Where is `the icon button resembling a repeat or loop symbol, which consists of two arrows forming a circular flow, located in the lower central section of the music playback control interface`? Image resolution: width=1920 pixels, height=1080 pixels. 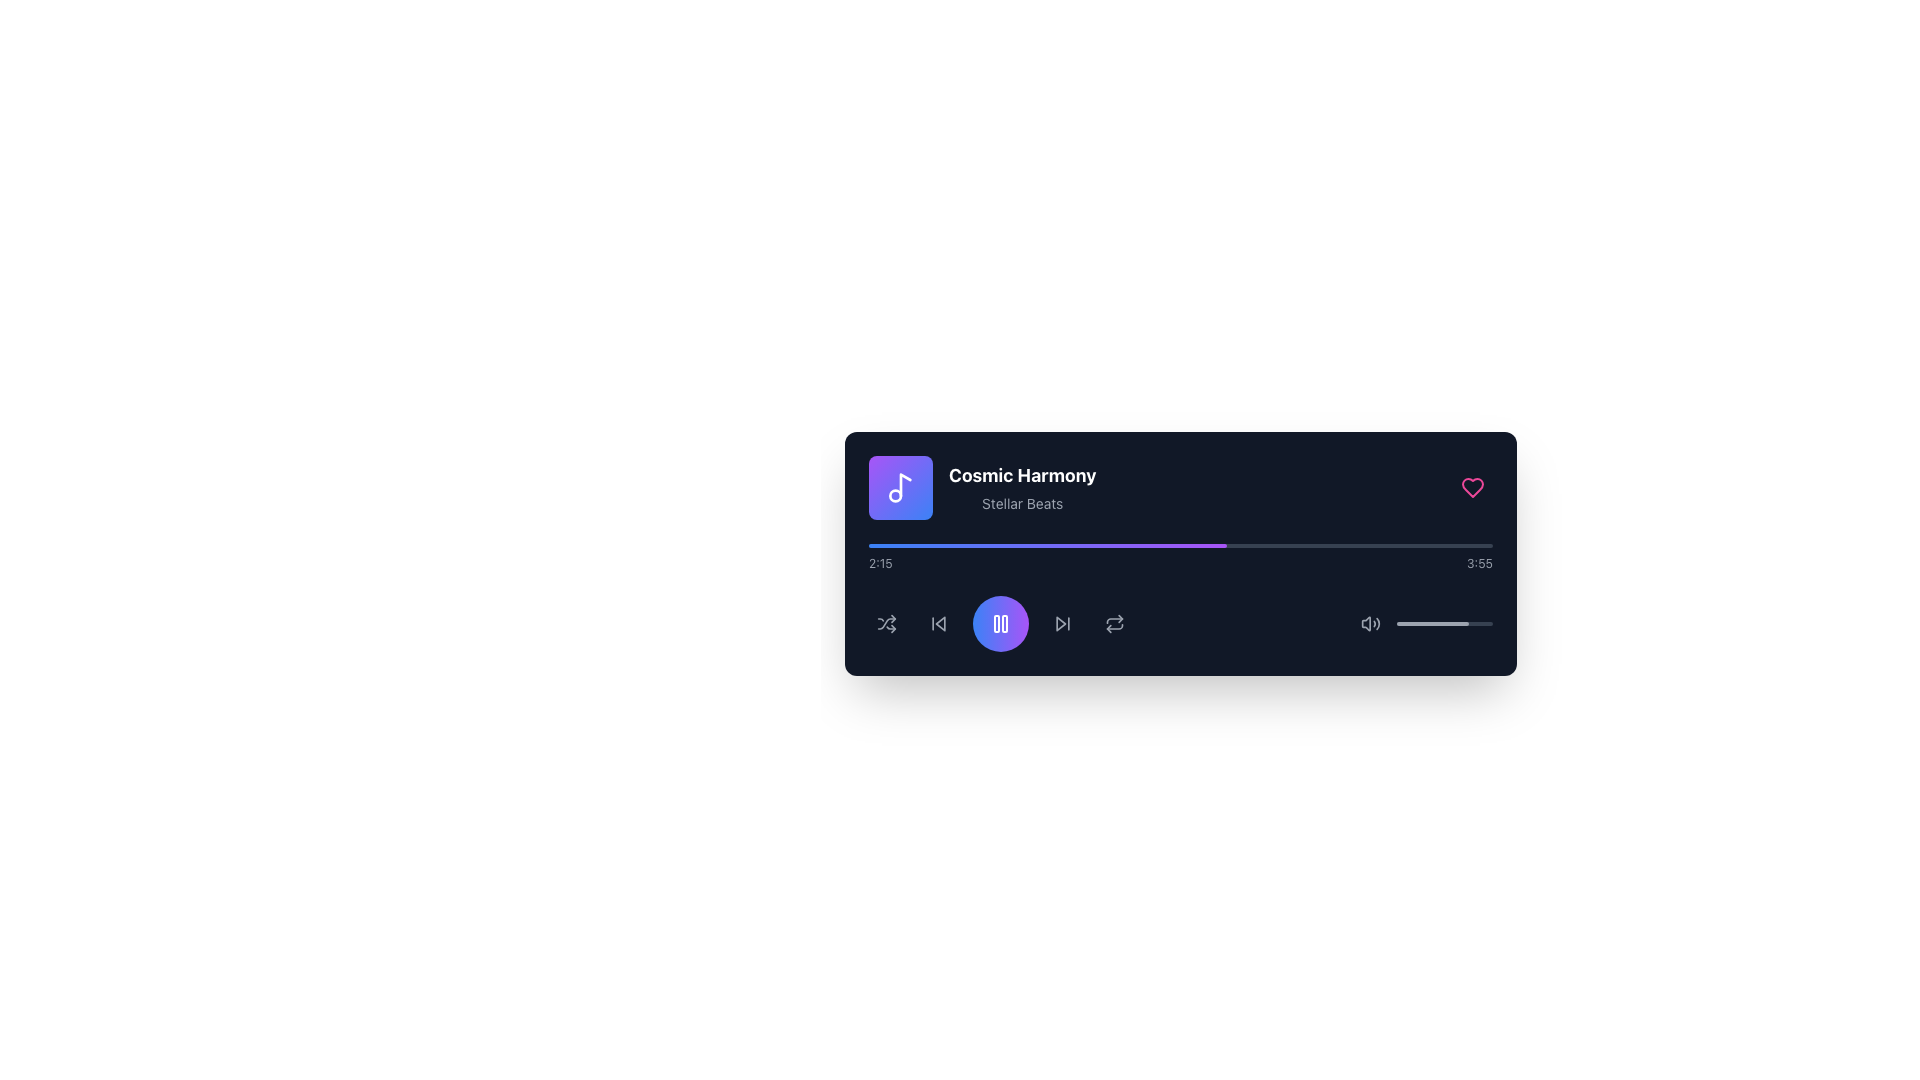 the icon button resembling a repeat or loop symbol, which consists of two arrows forming a circular flow, located in the lower central section of the music playback control interface is located at coordinates (1113, 623).